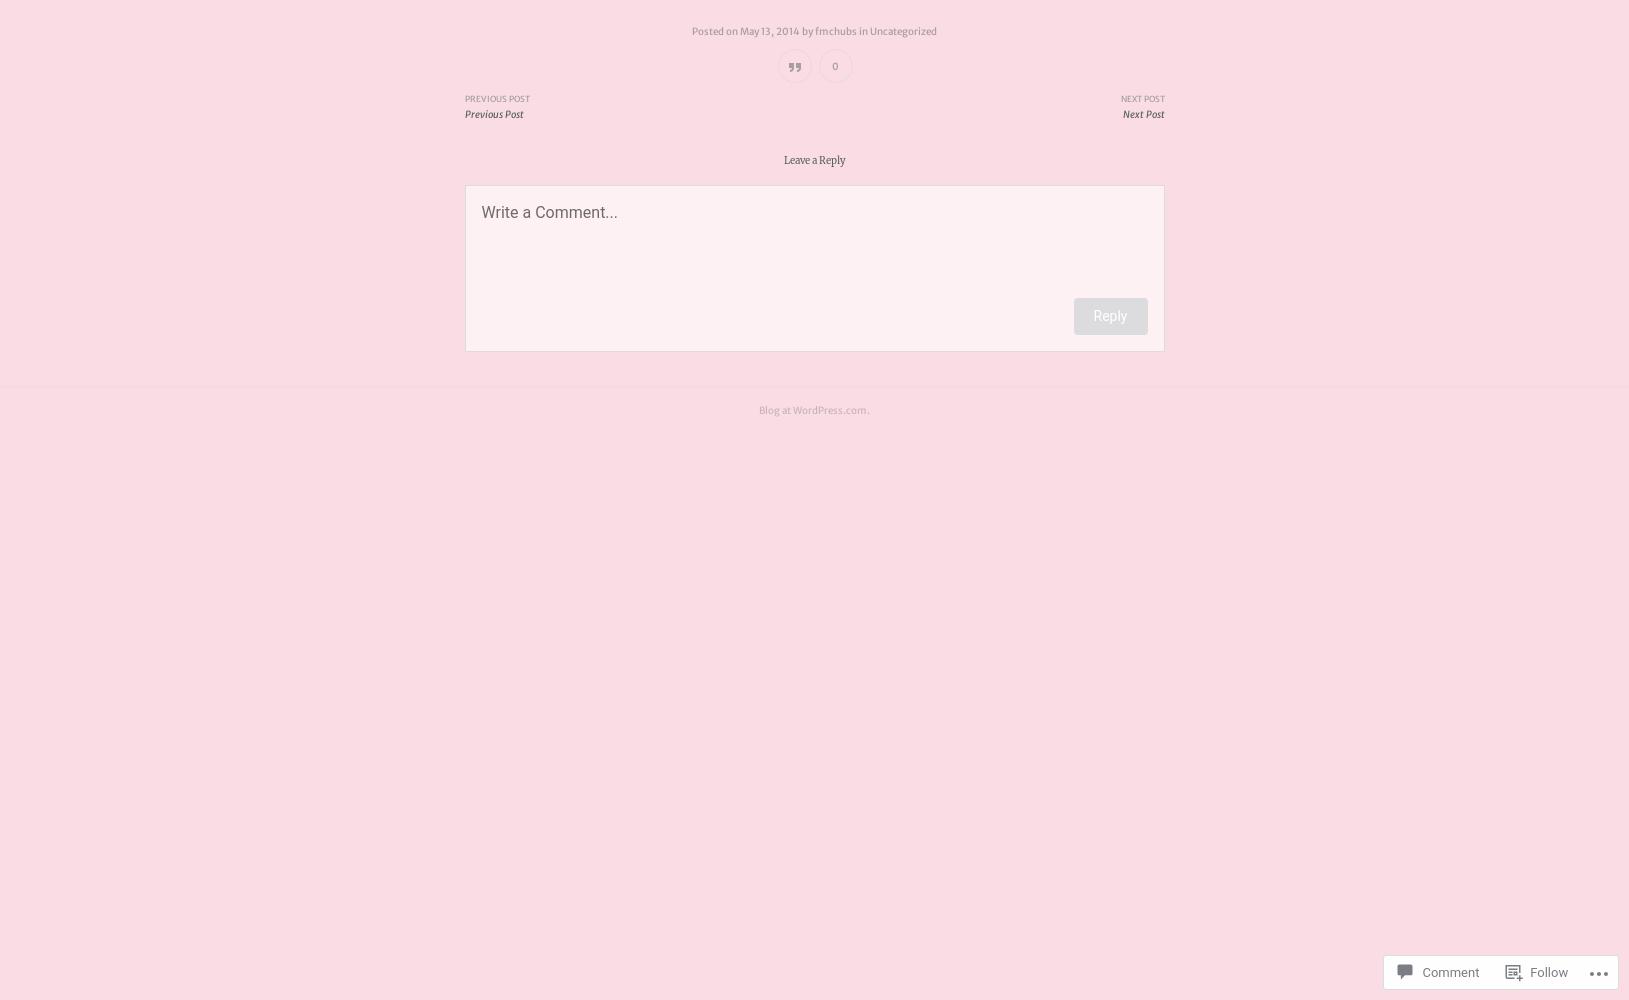  Describe the element at coordinates (769, 31) in the screenshot. I see `'May 13, 2014'` at that location.